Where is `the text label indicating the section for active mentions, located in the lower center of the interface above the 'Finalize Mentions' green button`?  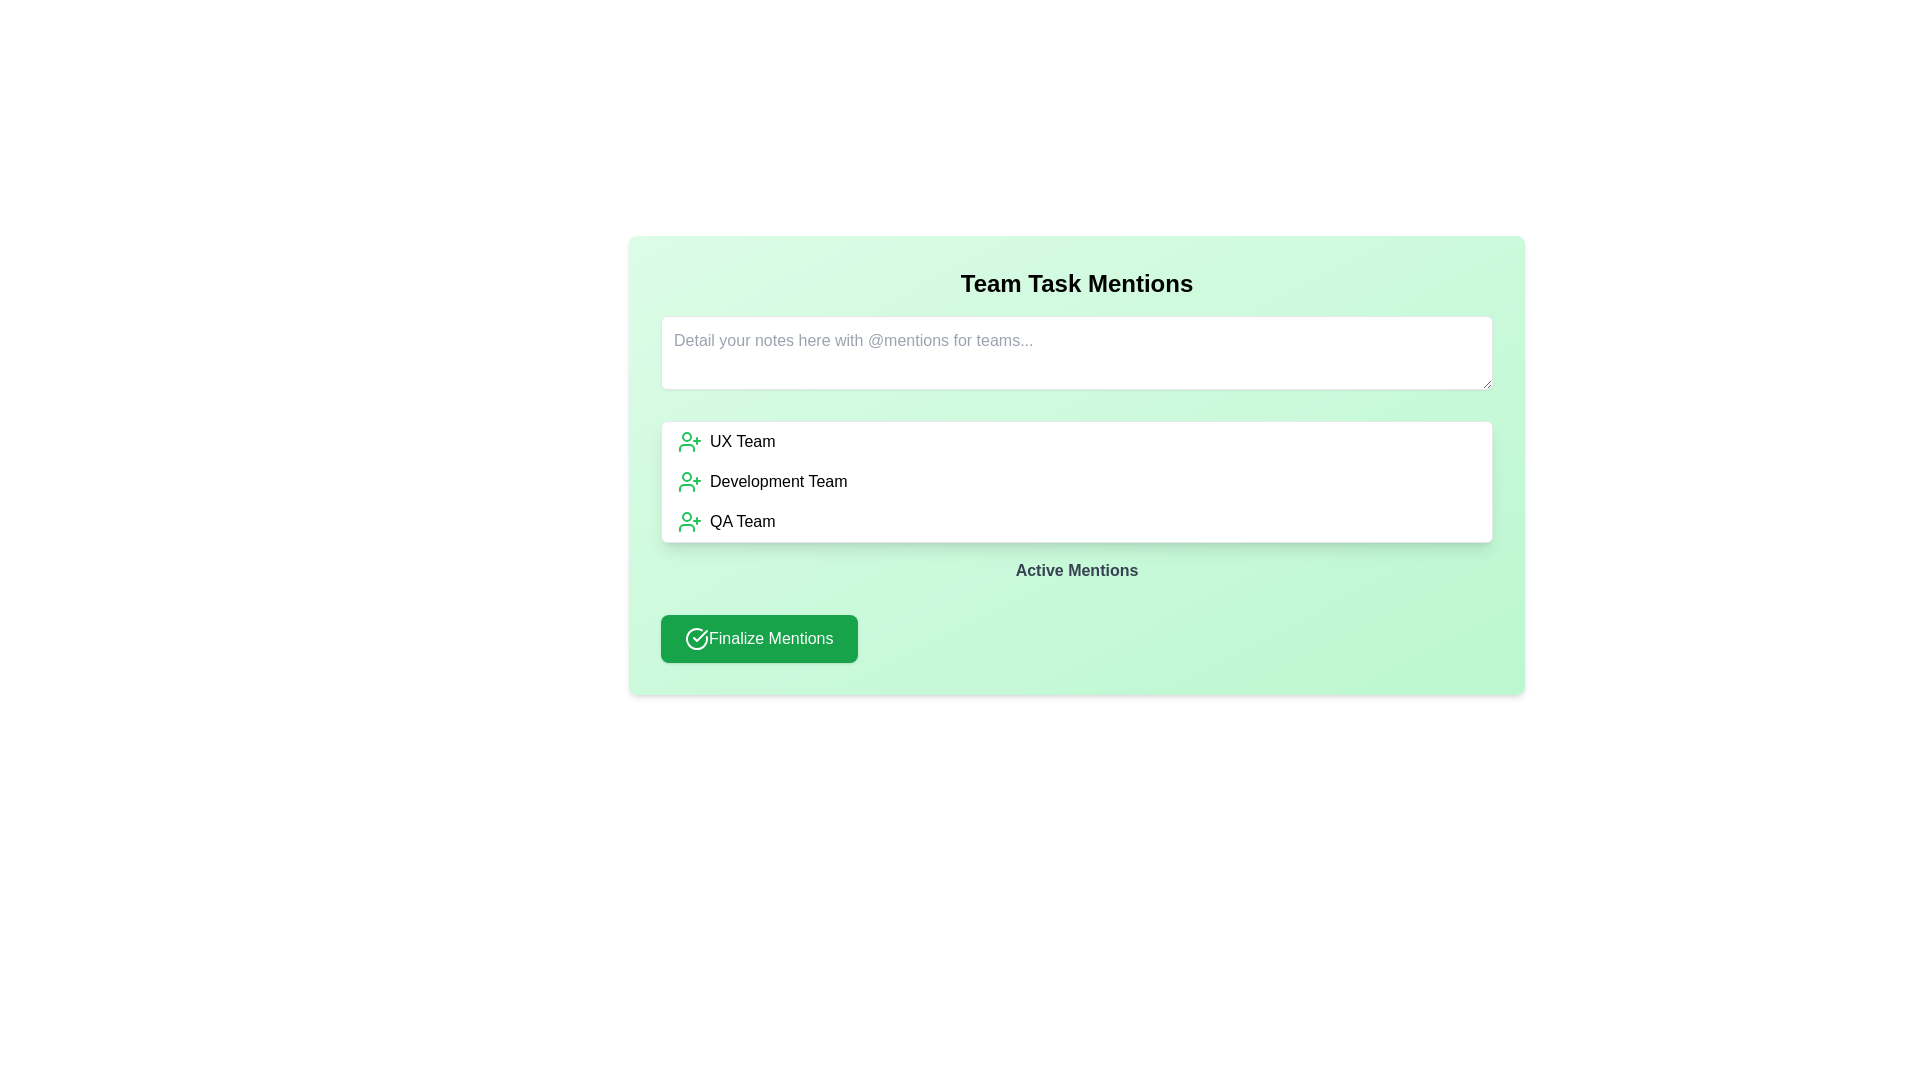
the text label indicating the section for active mentions, located in the lower center of the interface above the 'Finalize Mentions' green button is located at coordinates (1075, 570).